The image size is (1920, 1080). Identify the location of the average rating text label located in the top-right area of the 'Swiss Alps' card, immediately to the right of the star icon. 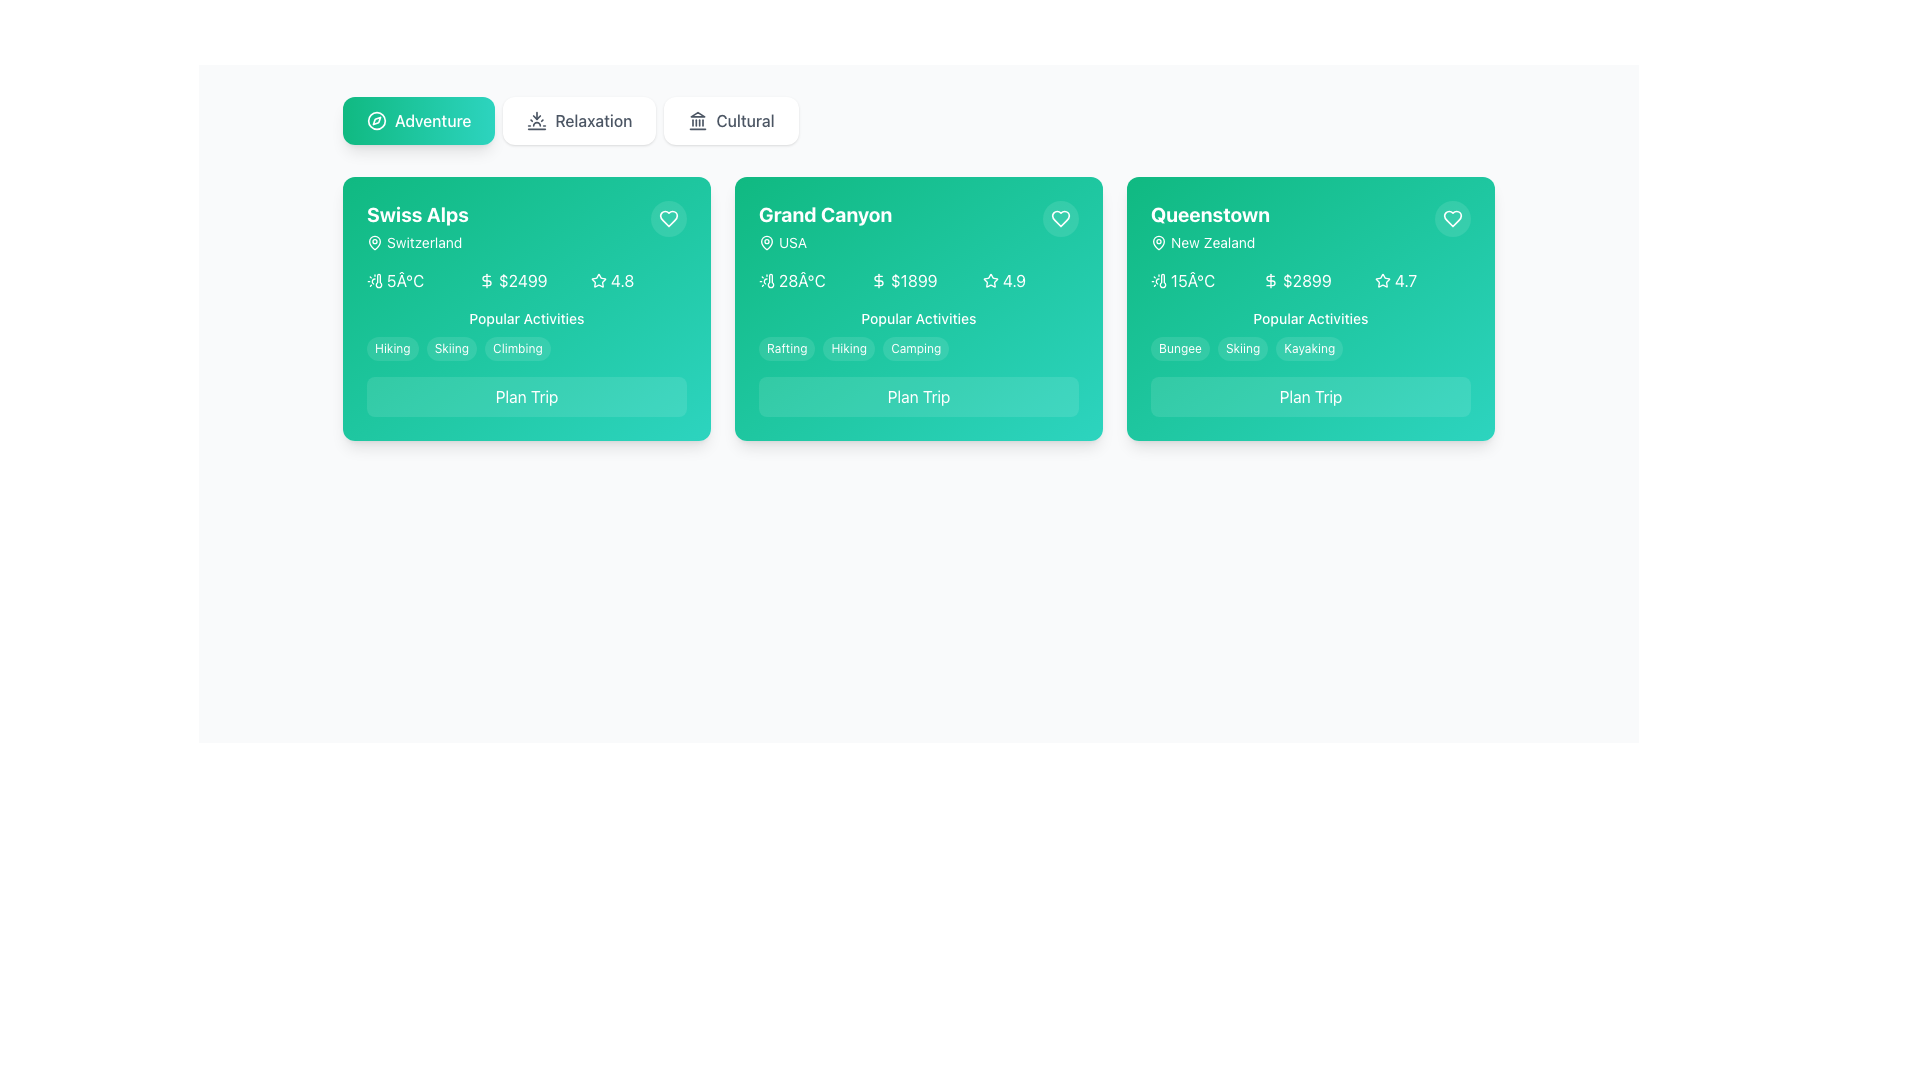
(621, 281).